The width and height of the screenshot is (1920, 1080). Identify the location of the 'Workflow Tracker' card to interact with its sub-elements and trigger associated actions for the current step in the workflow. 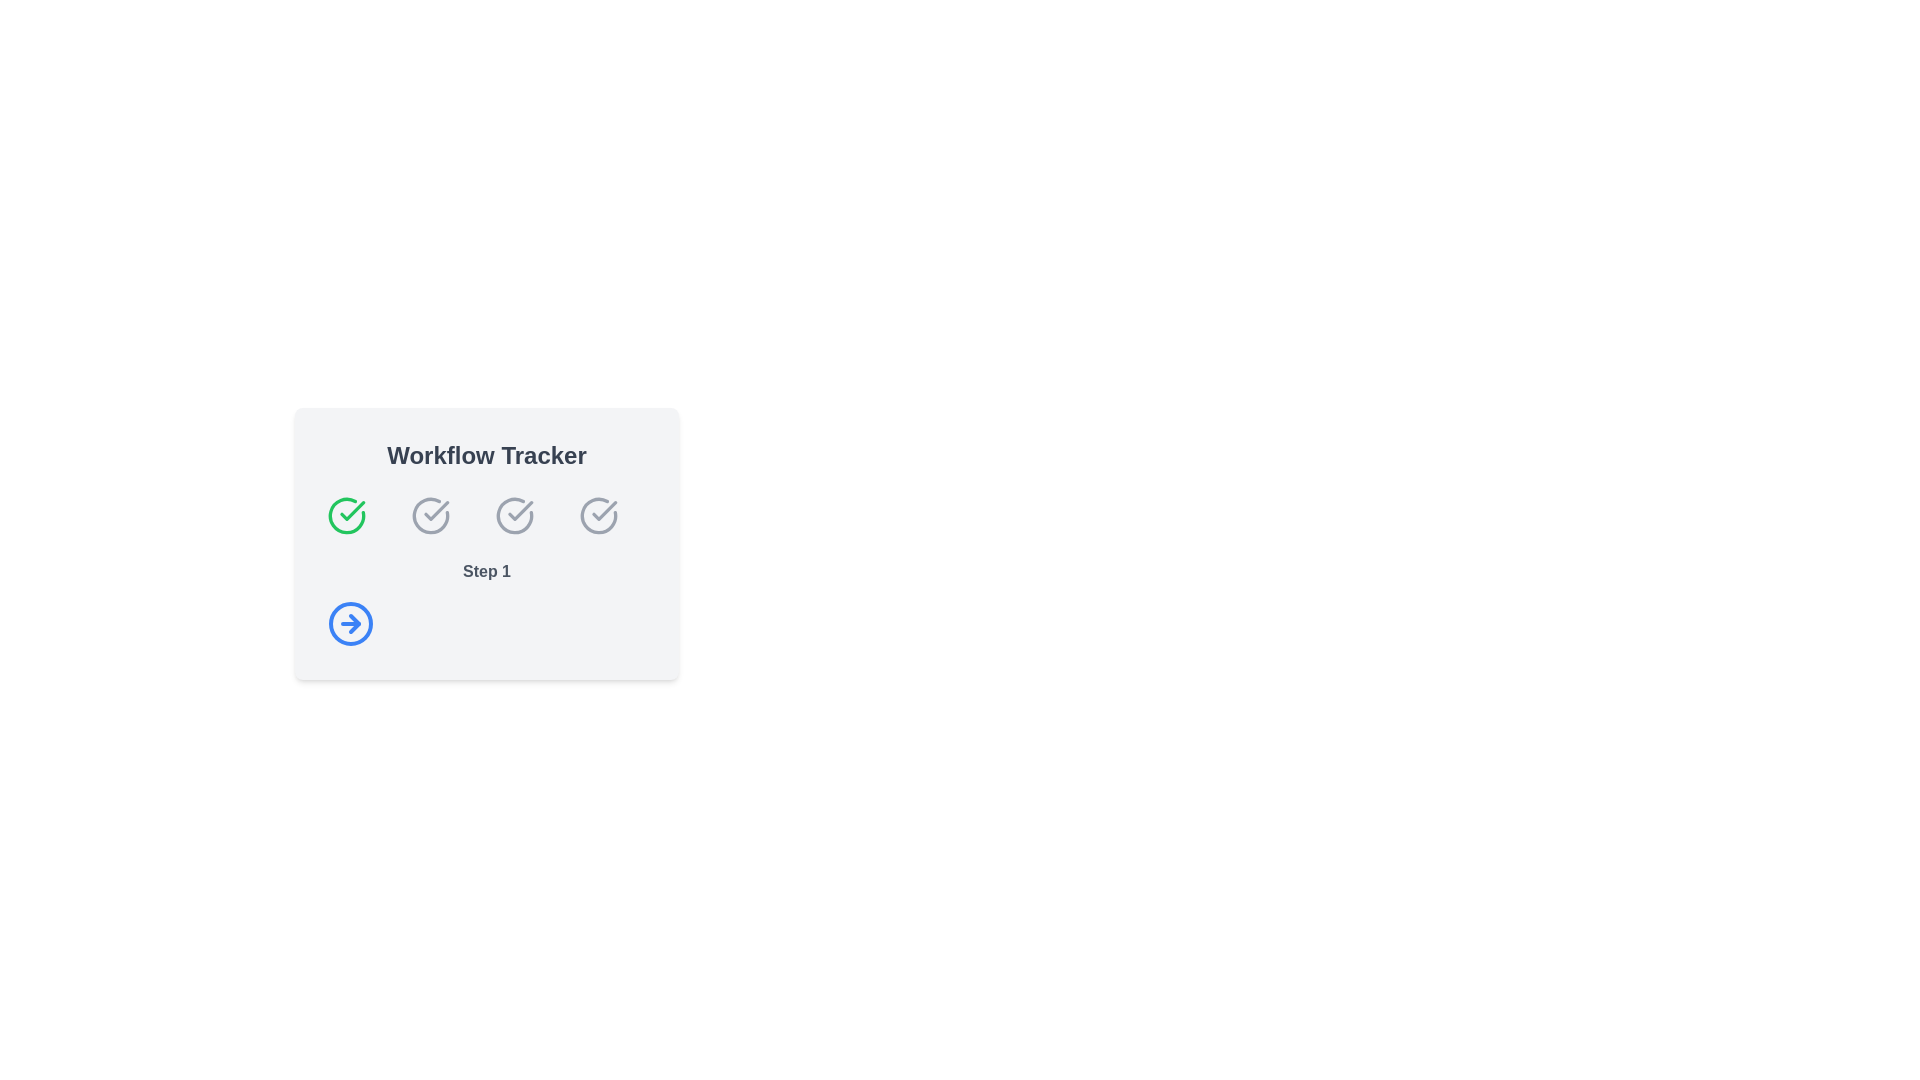
(486, 543).